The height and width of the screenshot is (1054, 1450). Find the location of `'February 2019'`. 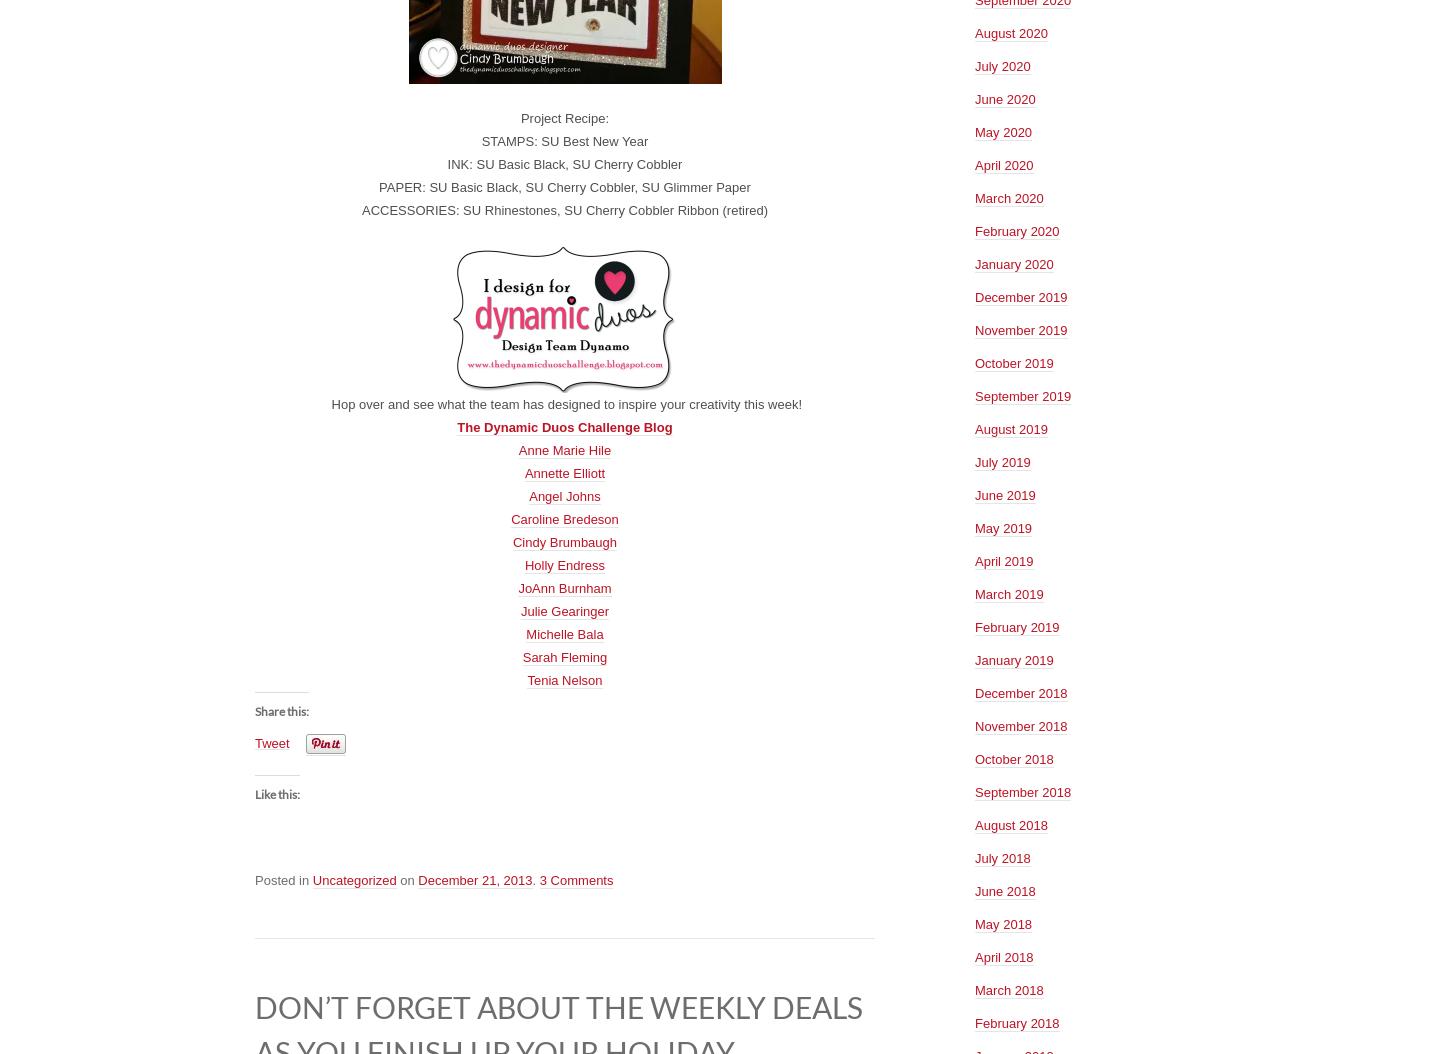

'February 2019' is located at coordinates (1017, 625).